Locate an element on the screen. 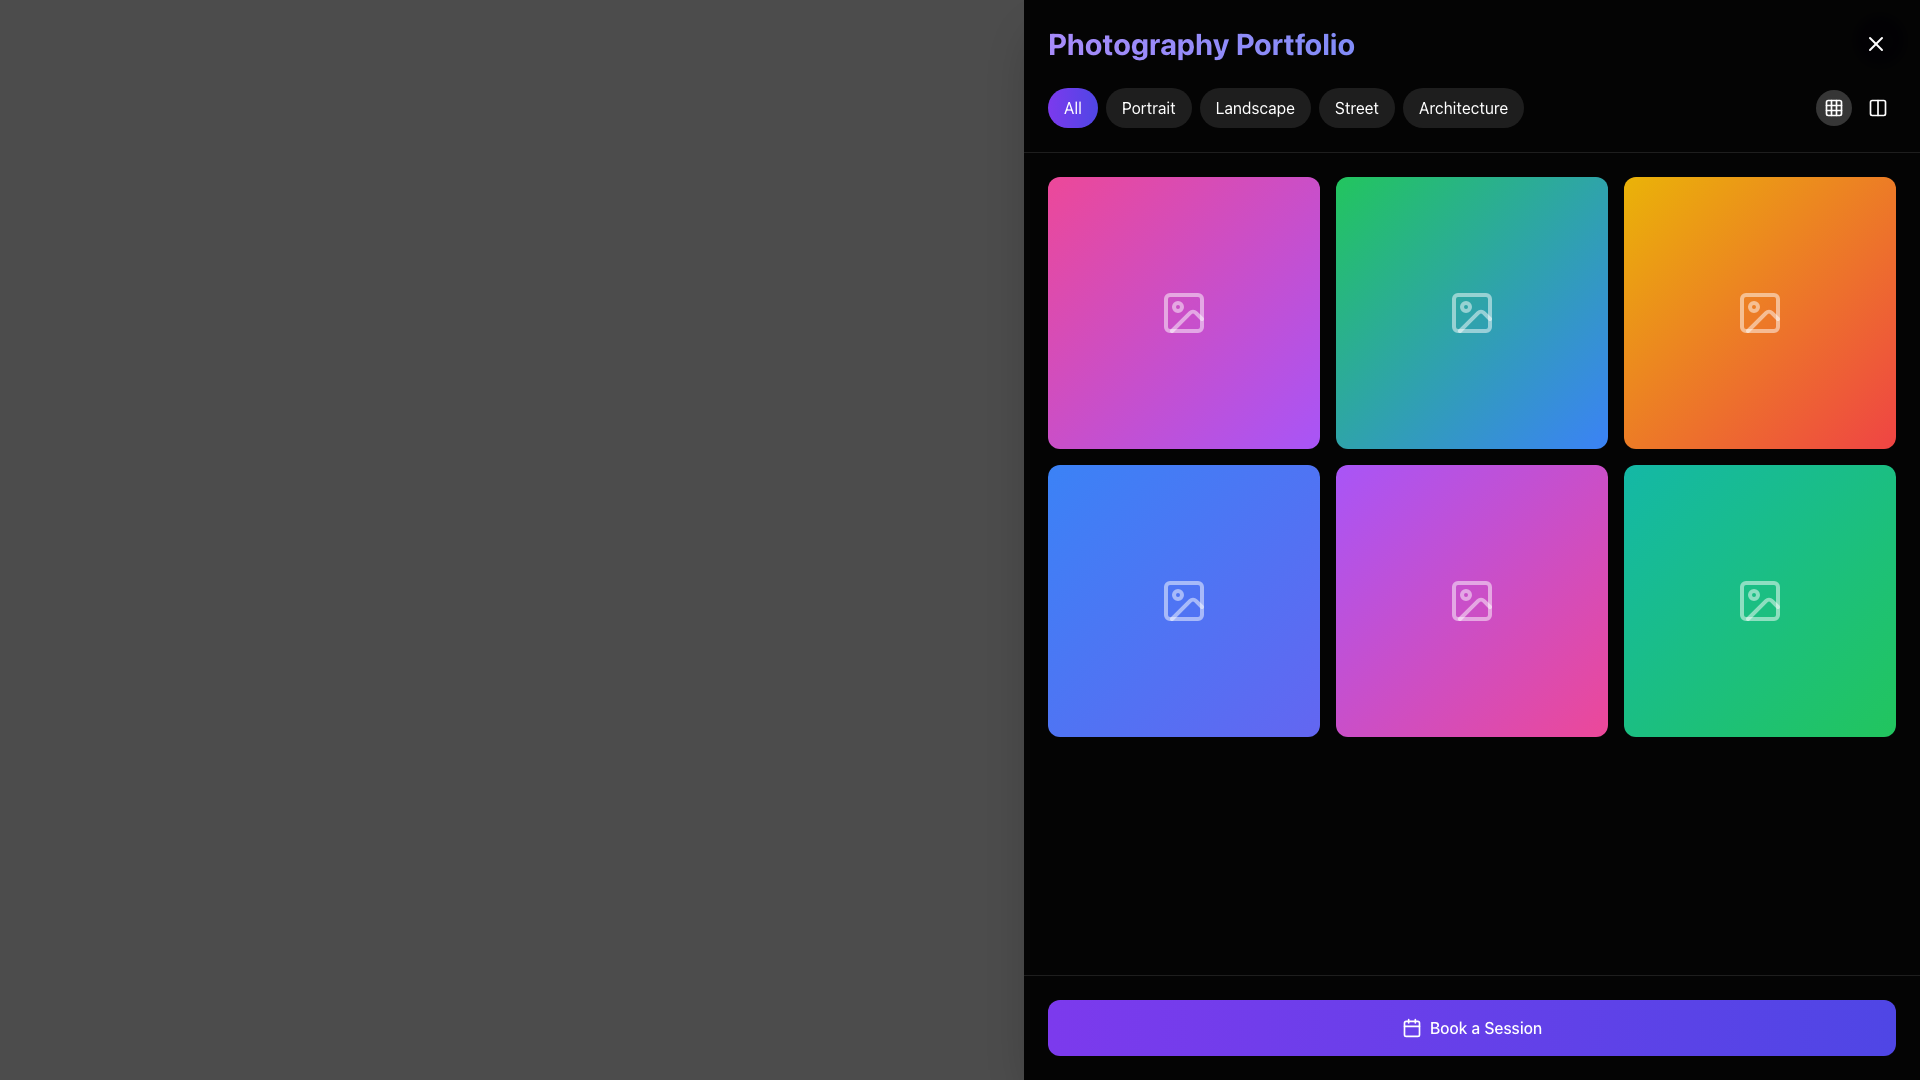 Image resolution: width=1920 pixels, height=1080 pixels. the visual tile or card is located at coordinates (1184, 600).